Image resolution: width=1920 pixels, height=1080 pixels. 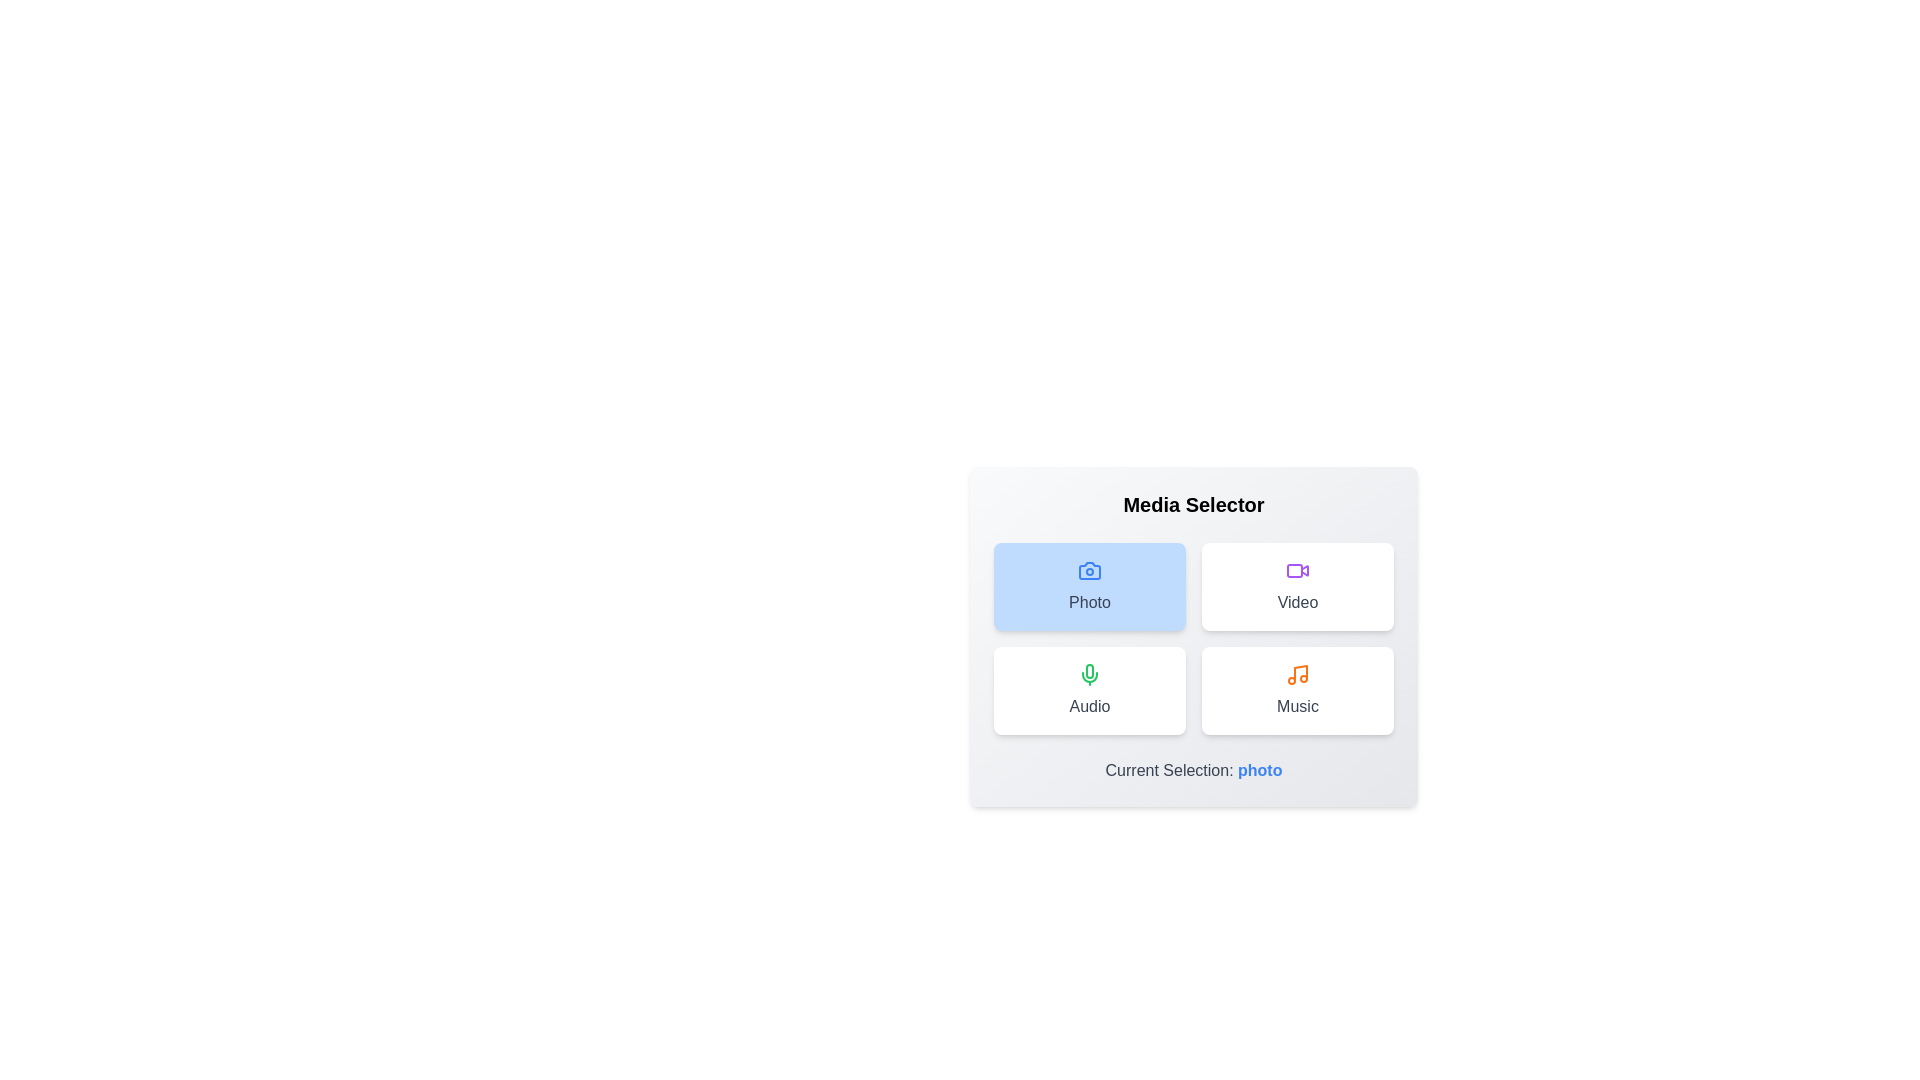 What do you see at coordinates (1088, 689) in the screenshot?
I see `the button corresponding to the media type Audio` at bounding box center [1088, 689].